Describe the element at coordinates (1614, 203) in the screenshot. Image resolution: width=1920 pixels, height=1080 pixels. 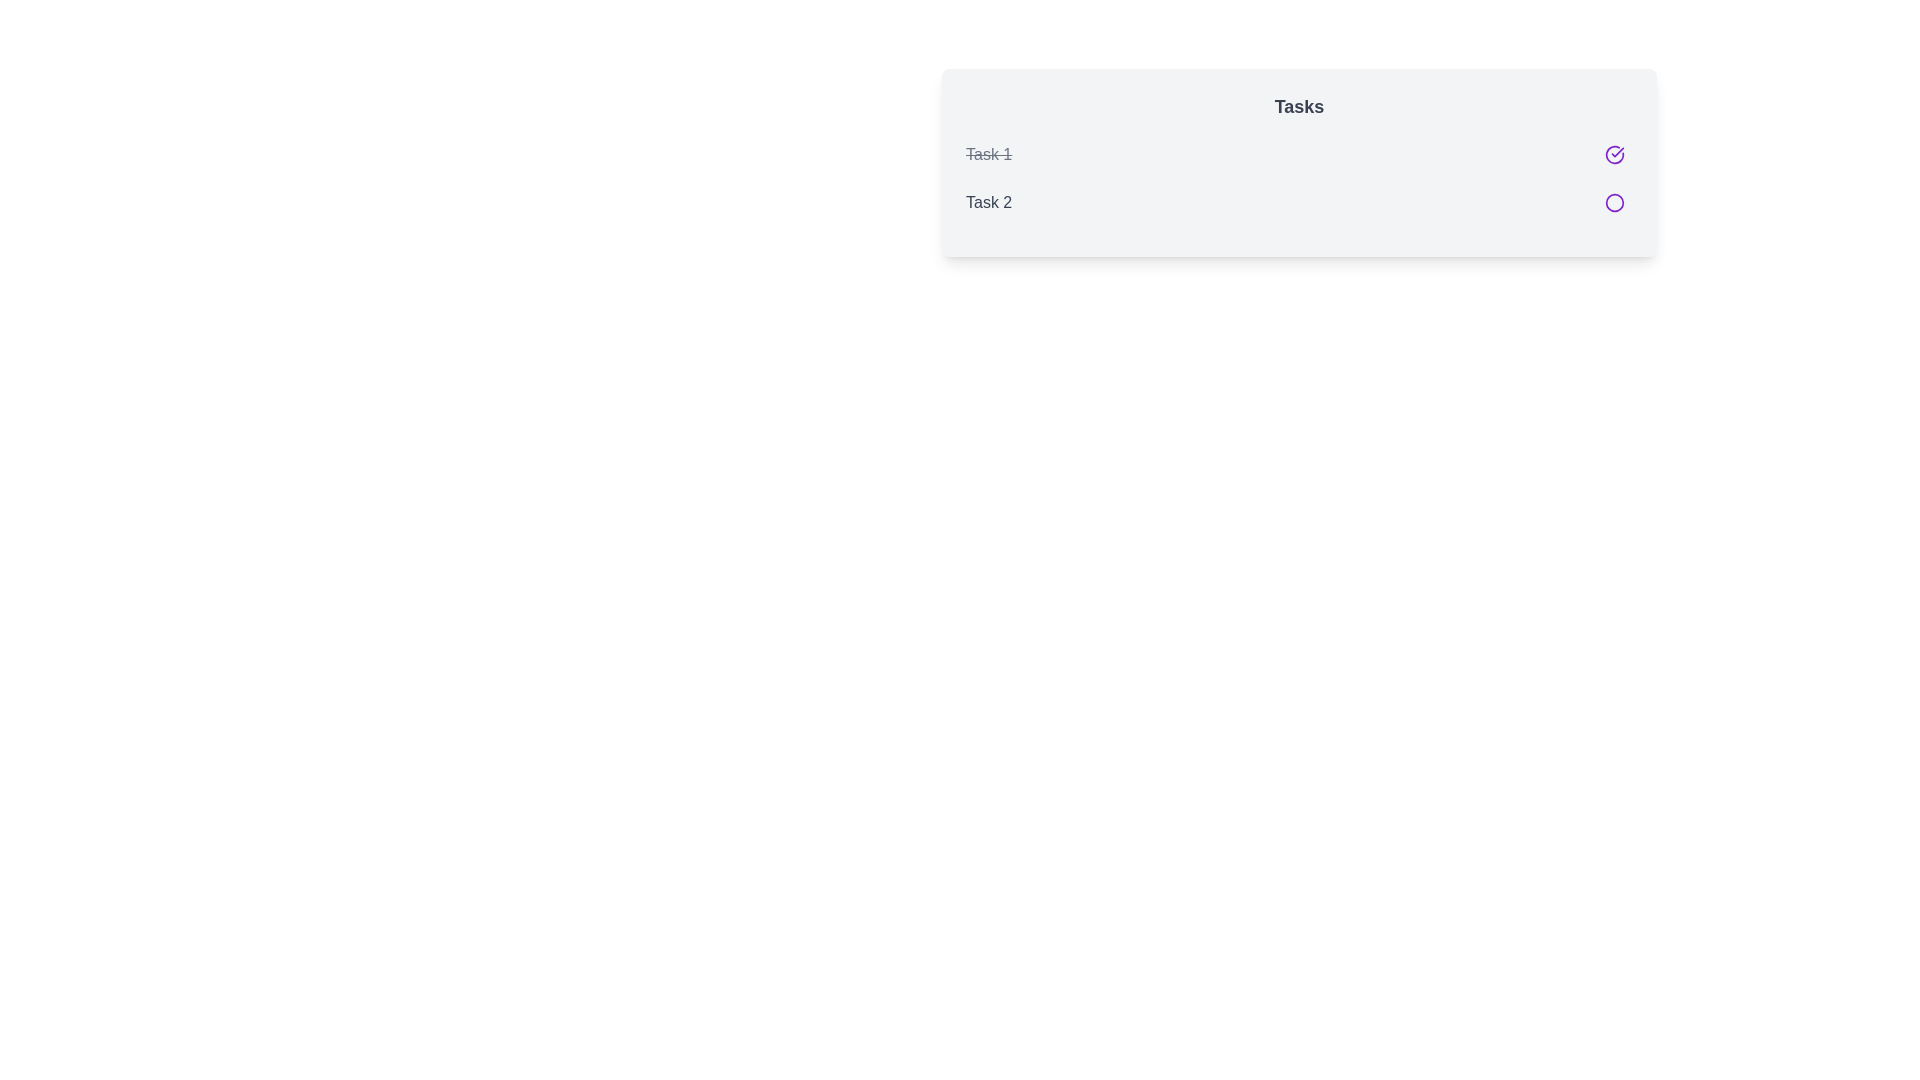
I see `the circular button icon with a purple border located next to the text 'Task 2'` at that location.